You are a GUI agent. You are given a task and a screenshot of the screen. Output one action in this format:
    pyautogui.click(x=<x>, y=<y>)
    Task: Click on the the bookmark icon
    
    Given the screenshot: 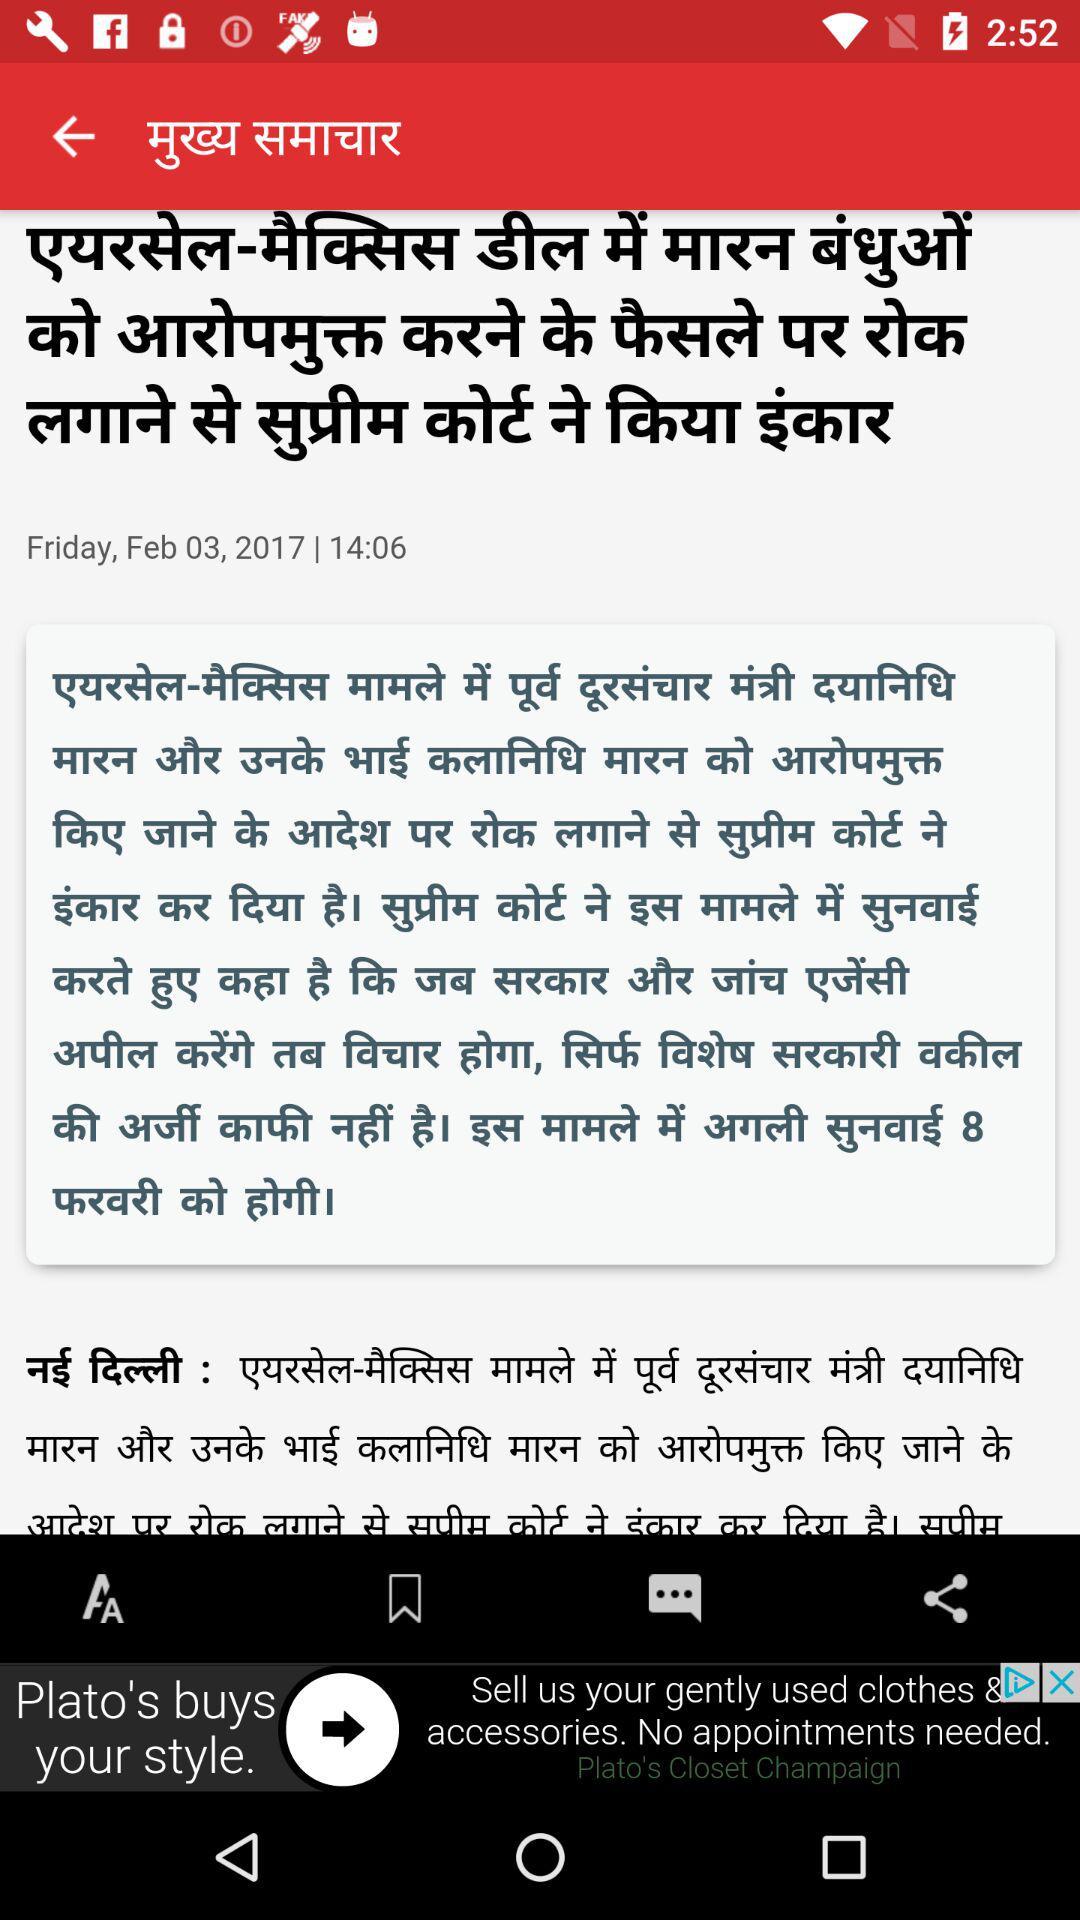 What is the action you would take?
    pyautogui.click(x=405, y=1597)
    